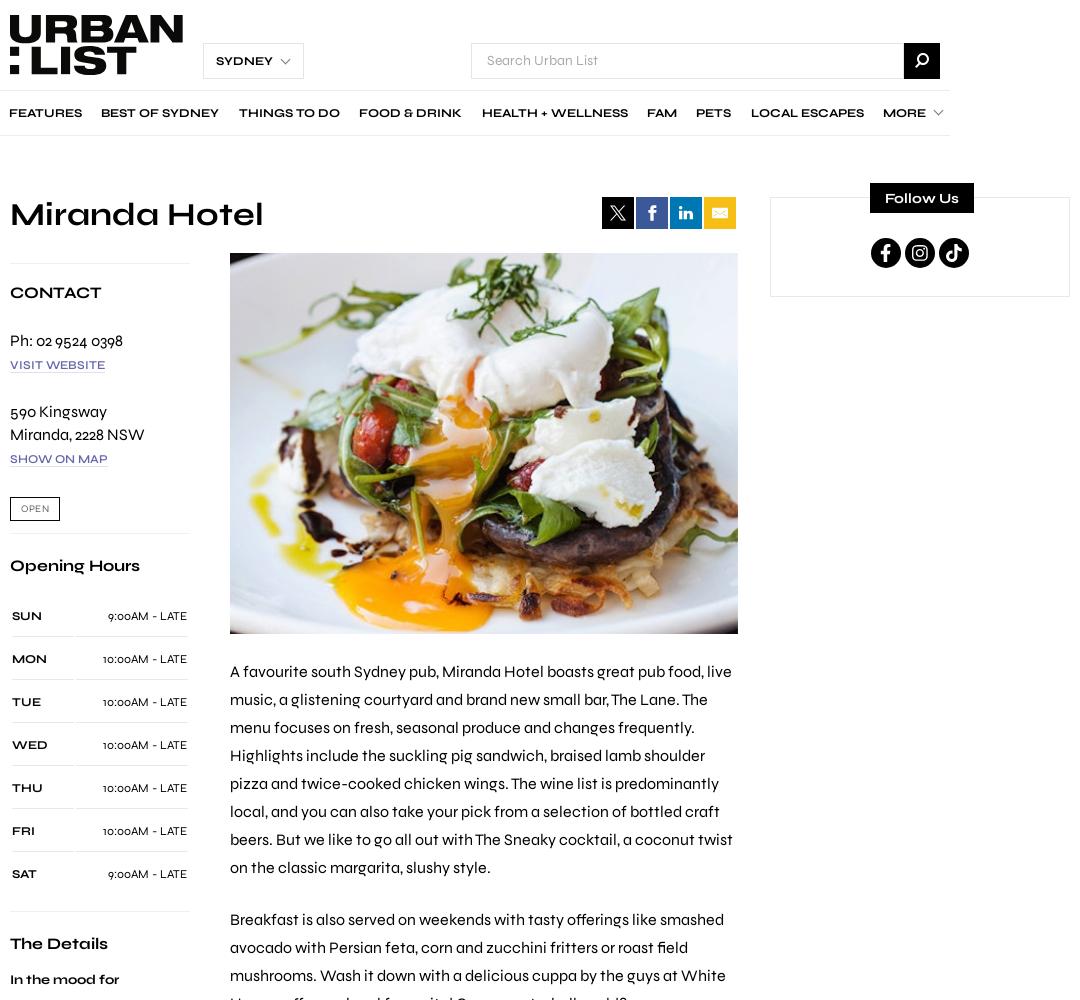  I want to click on 'Ph:', so click(23, 338).